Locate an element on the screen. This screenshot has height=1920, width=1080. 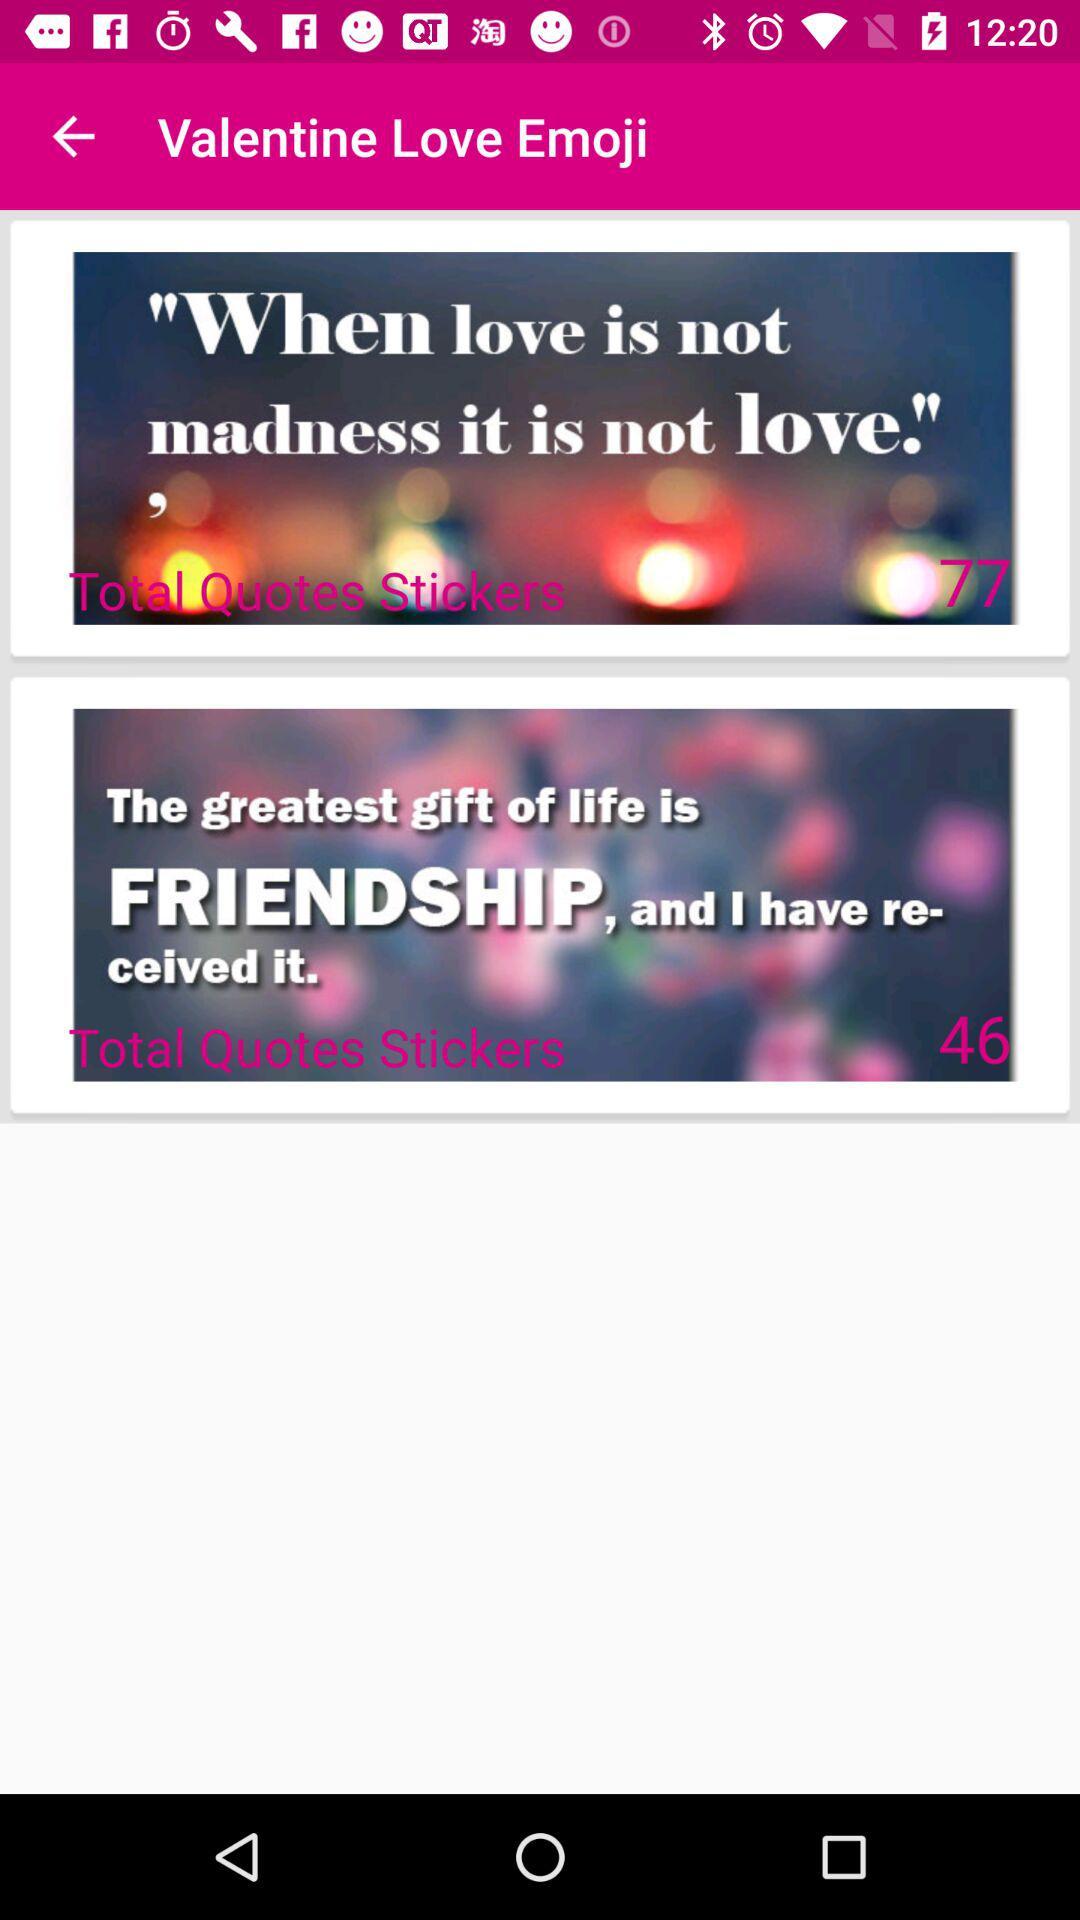
the item next to the valentine love emoji item is located at coordinates (72, 135).